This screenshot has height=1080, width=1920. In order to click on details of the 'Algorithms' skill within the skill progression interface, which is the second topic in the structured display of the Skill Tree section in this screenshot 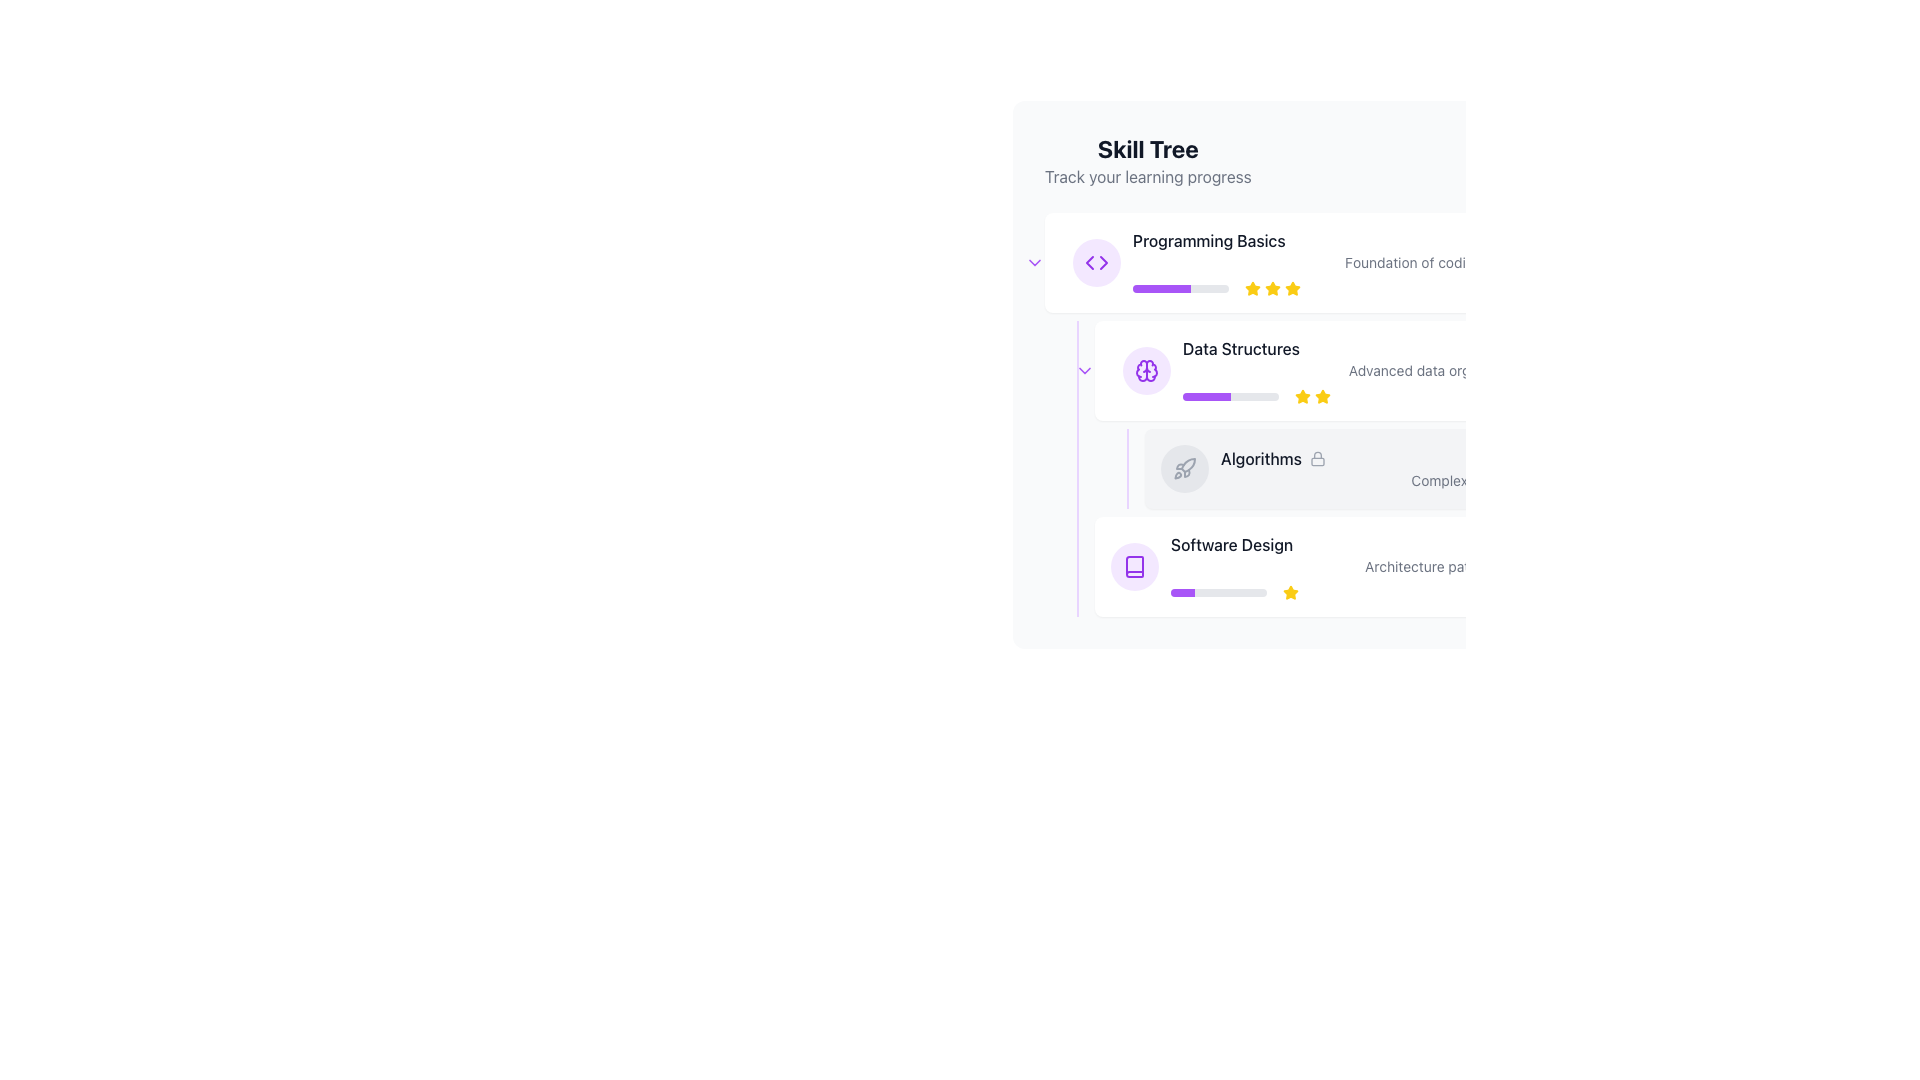, I will do `click(1428, 469)`.